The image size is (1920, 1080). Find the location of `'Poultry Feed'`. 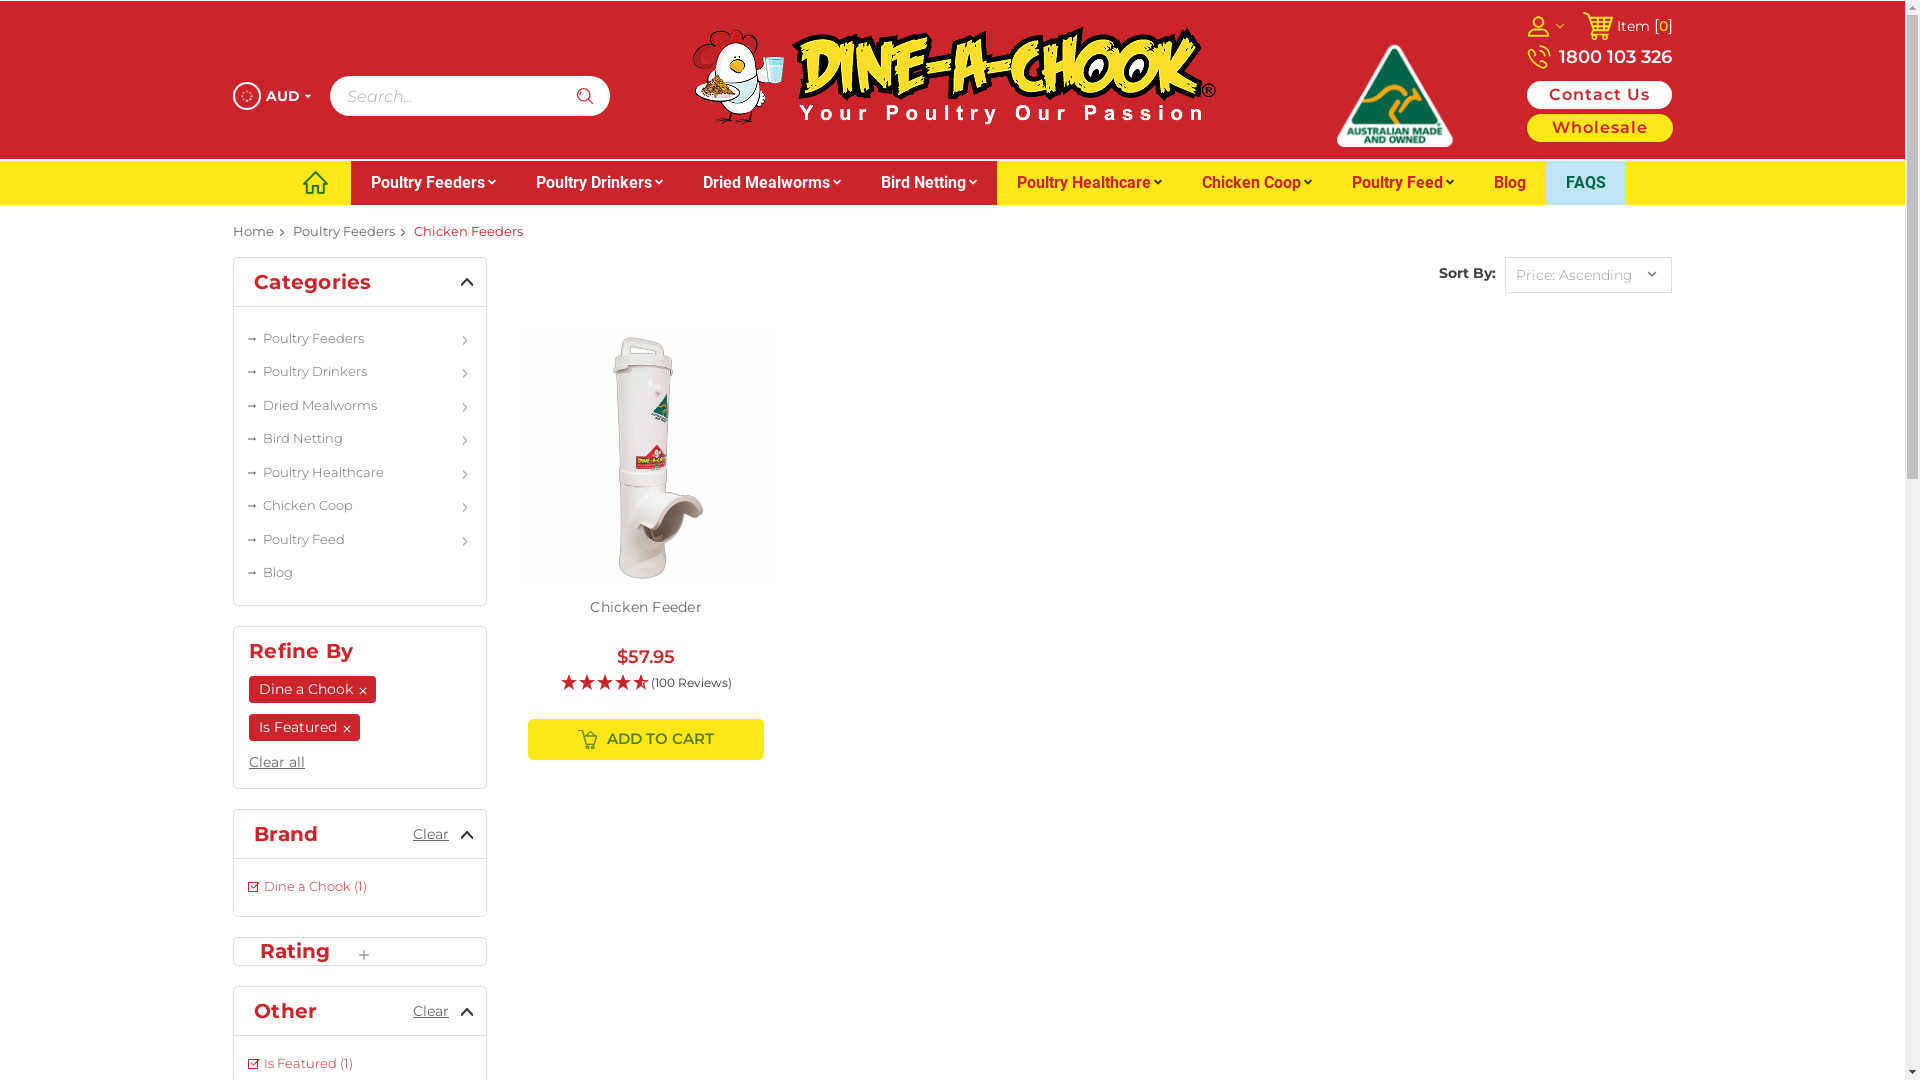

'Poultry Feed' is located at coordinates (1331, 182).